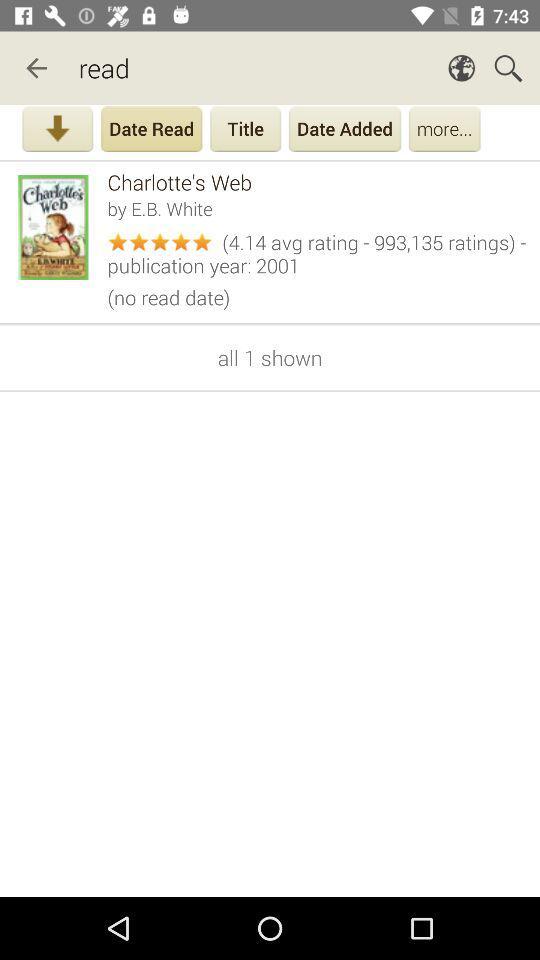 The width and height of the screenshot is (540, 960). I want to click on the icon above the 4 14 avg, so click(317, 208).